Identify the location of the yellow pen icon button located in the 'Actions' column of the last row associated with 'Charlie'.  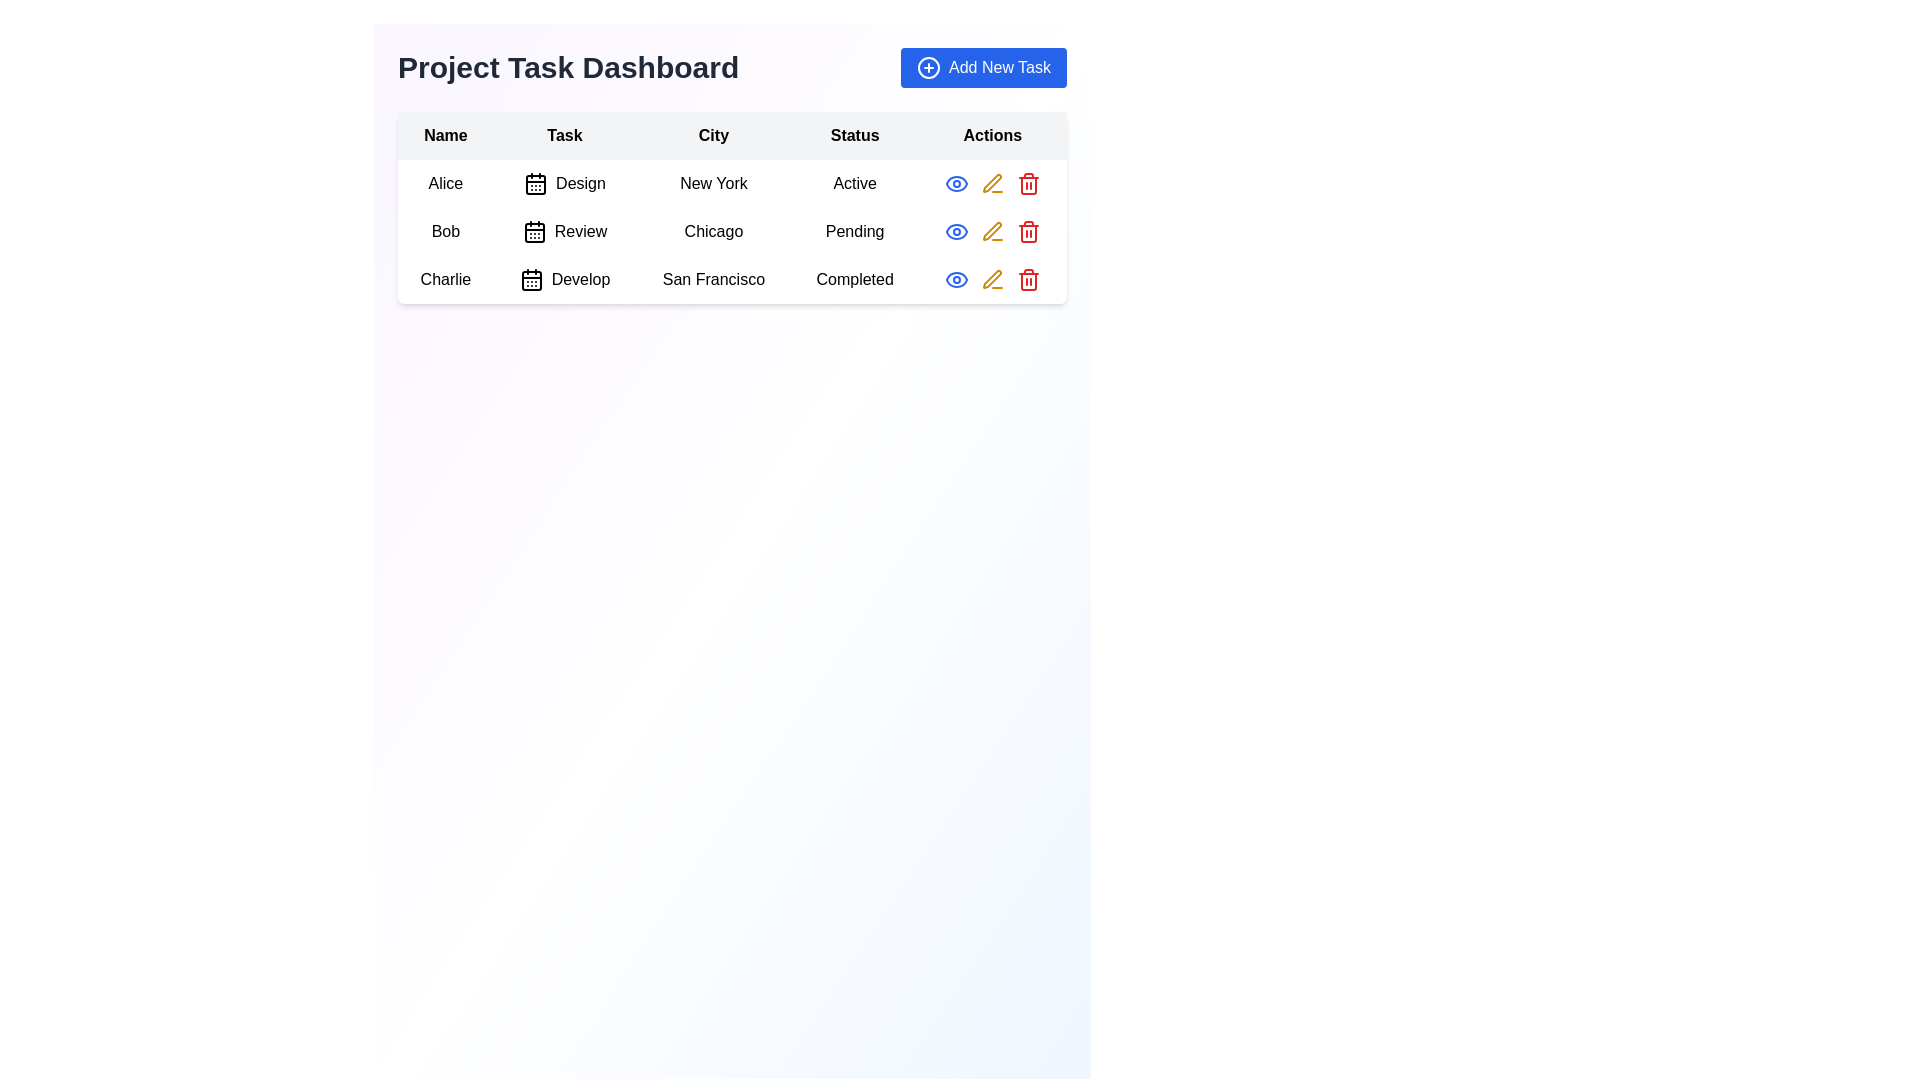
(992, 280).